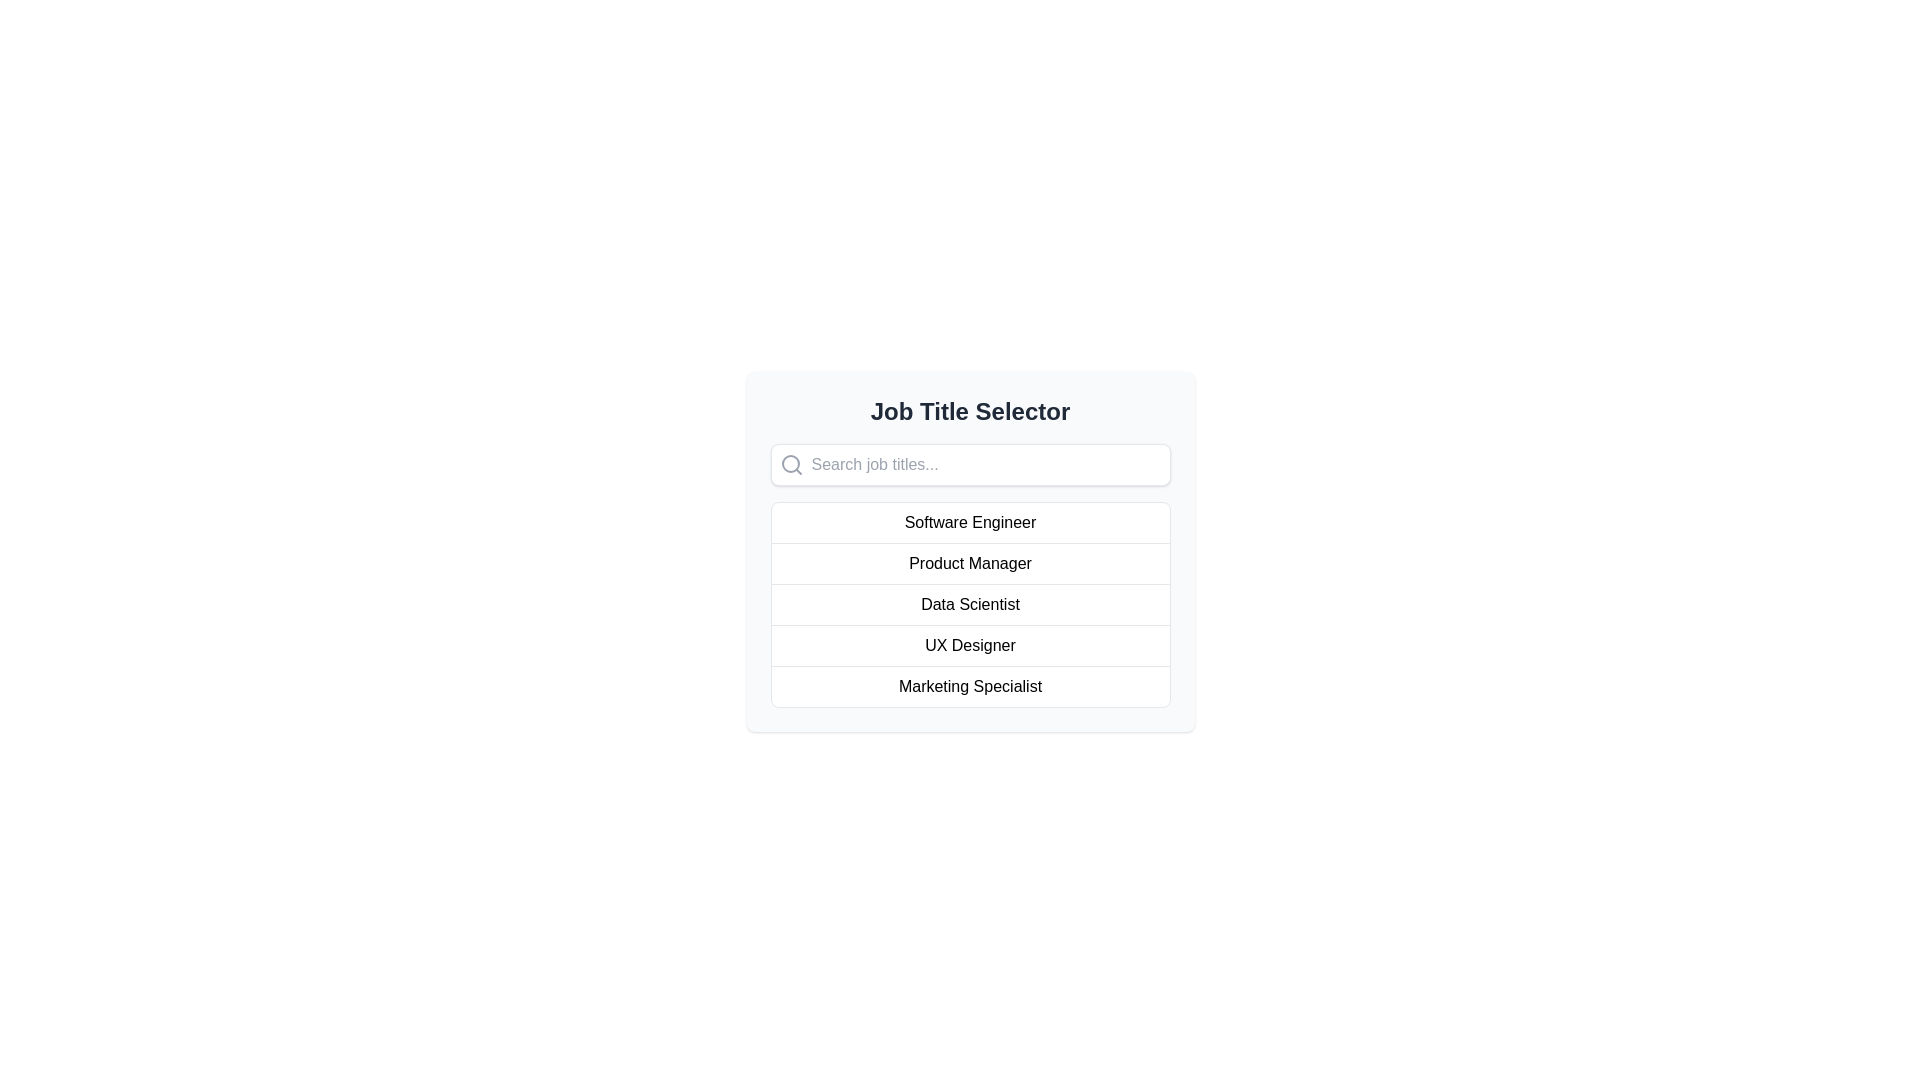 The width and height of the screenshot is (1920, 1080). What do you see at coordinates (970, 551) in the screenshot?
I see `the interactive list item representing the job title 'Product Manager' within the job title selector component` at bounding box center [970, 551].